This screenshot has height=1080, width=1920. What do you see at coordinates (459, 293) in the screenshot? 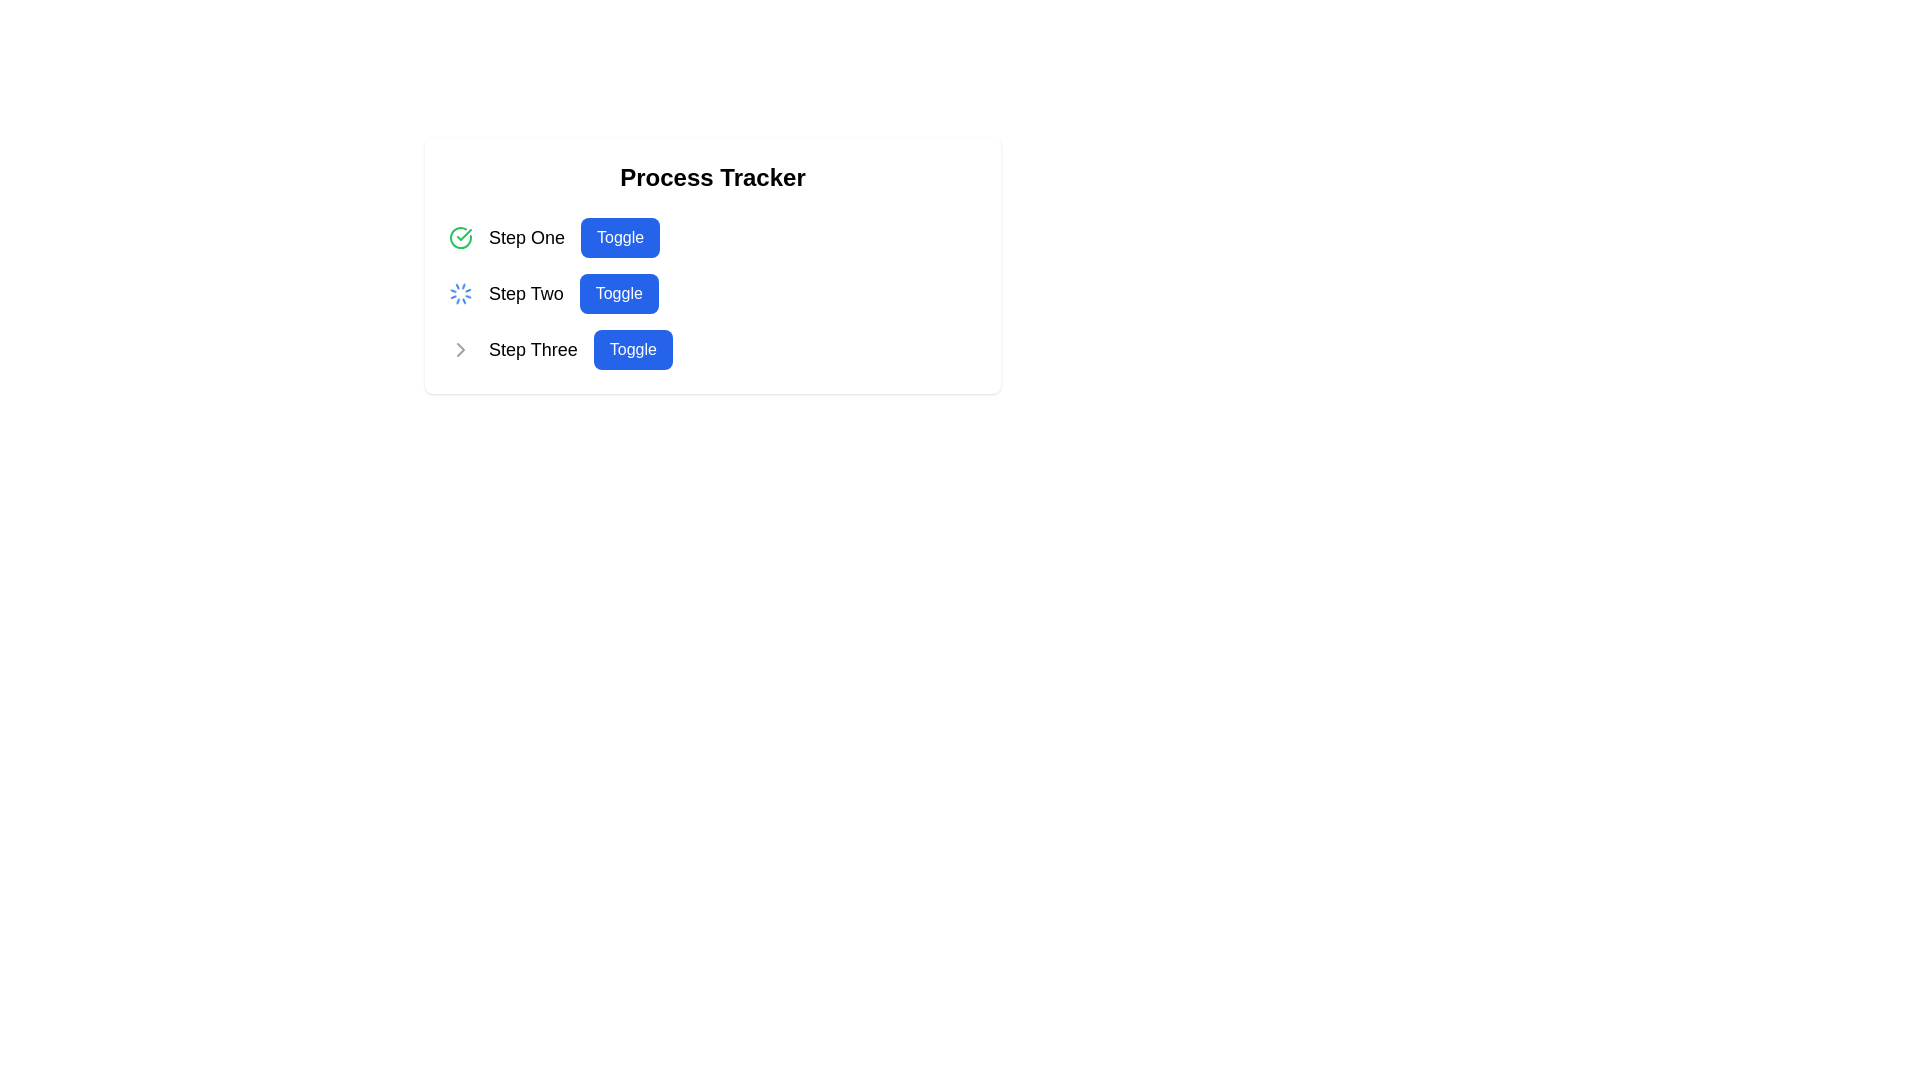
I see `the blue loading spinner icon located to the left of 'Step Two' and adjacent to the 'Toggle' button, indicating an ongoing process` at bounding box center [459, 293].